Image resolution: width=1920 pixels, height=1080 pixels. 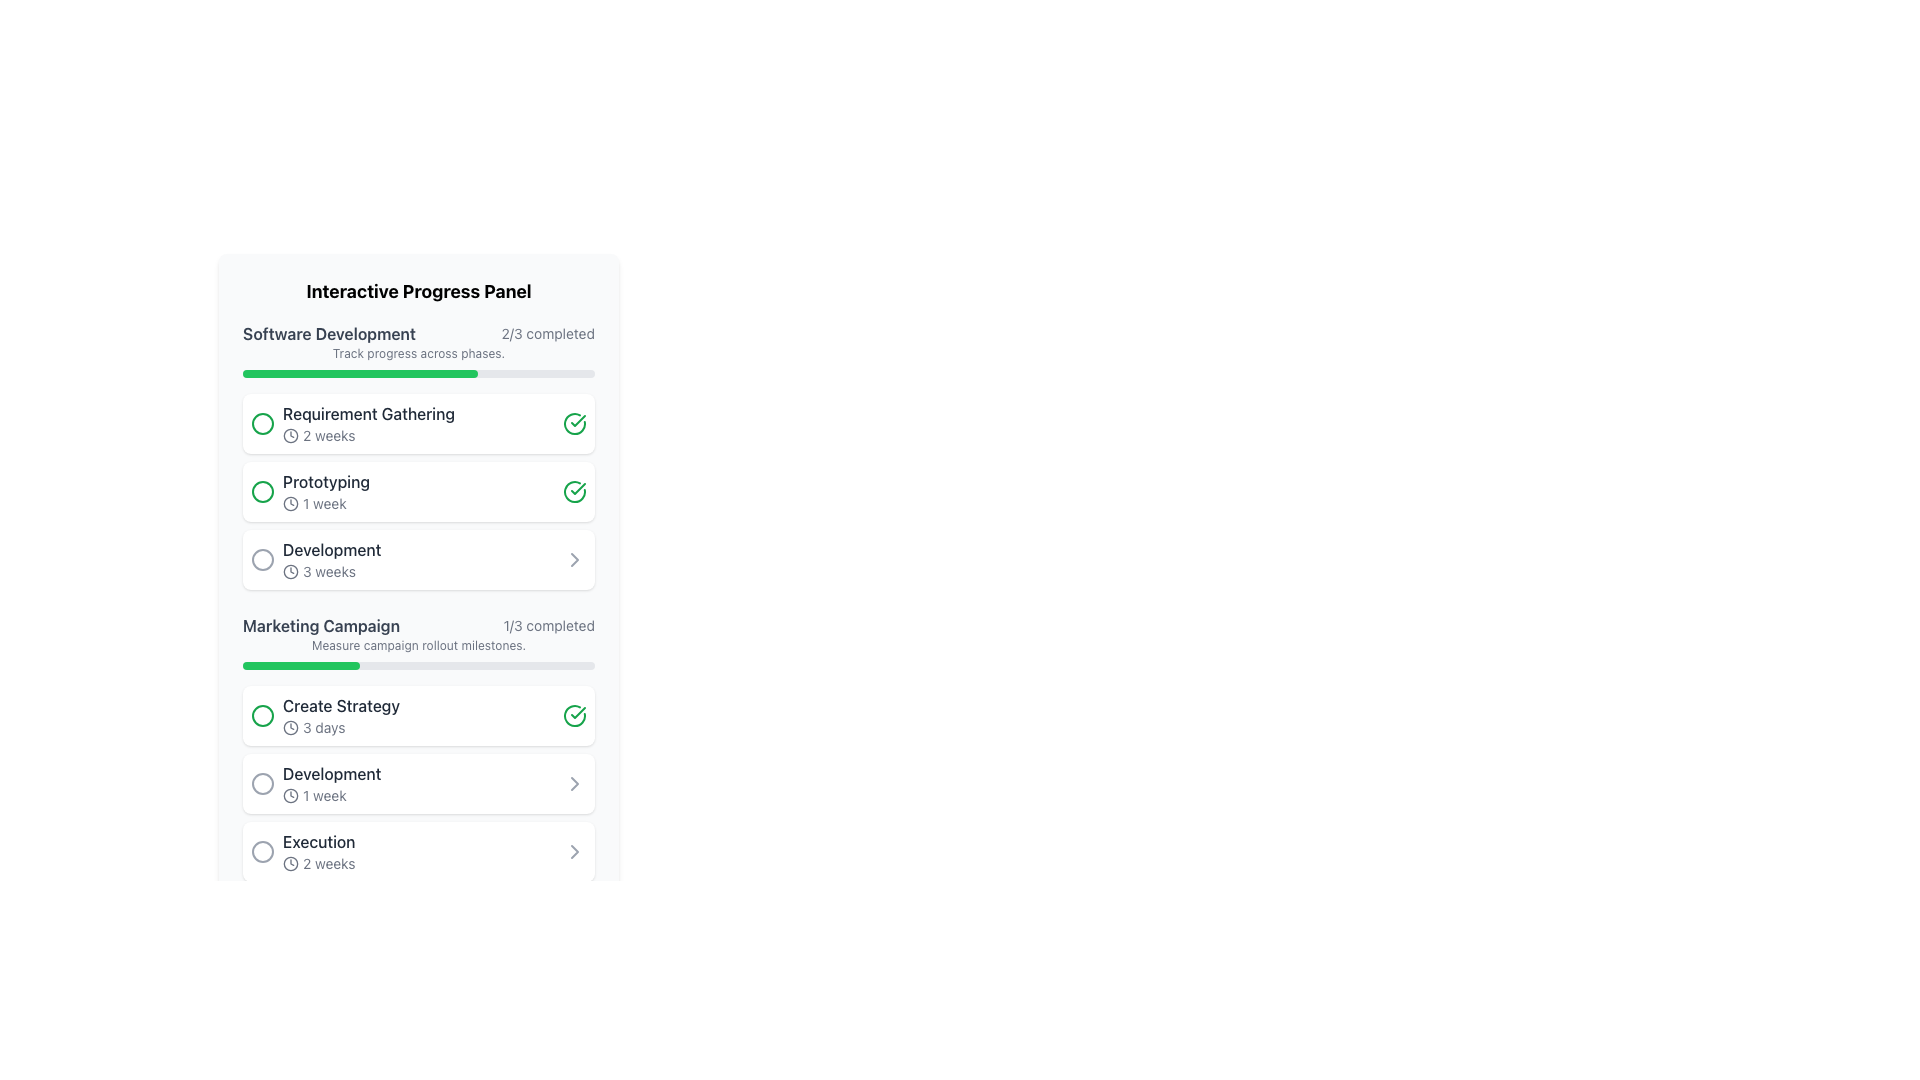 I want to click on the clock SVG icon located in the 'Development' row under the 'Software Development' section, positioned to the immediate left of the text '3 weeks', so click(x=290, y=571).